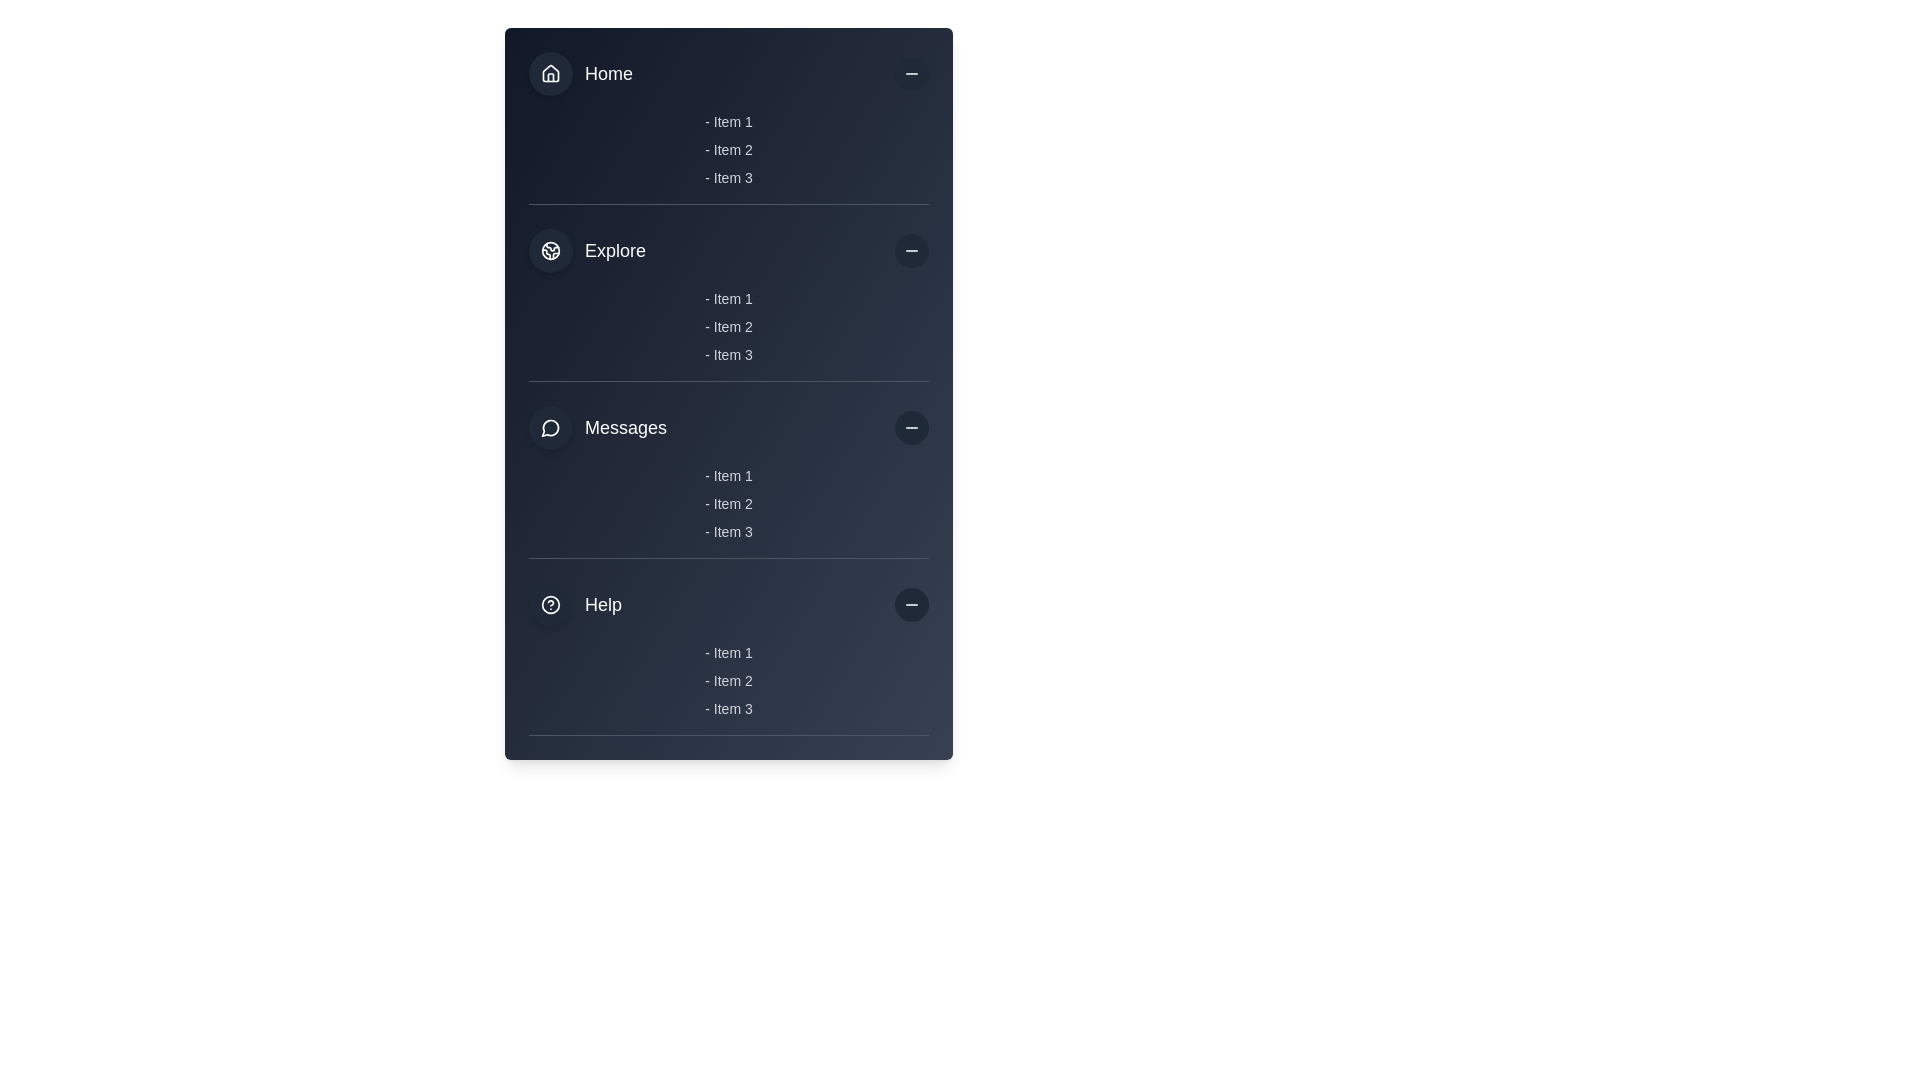  I want to click on the first item in the 'Help' submenu that serves as a descriptor or navigational link, so click(728, 652).